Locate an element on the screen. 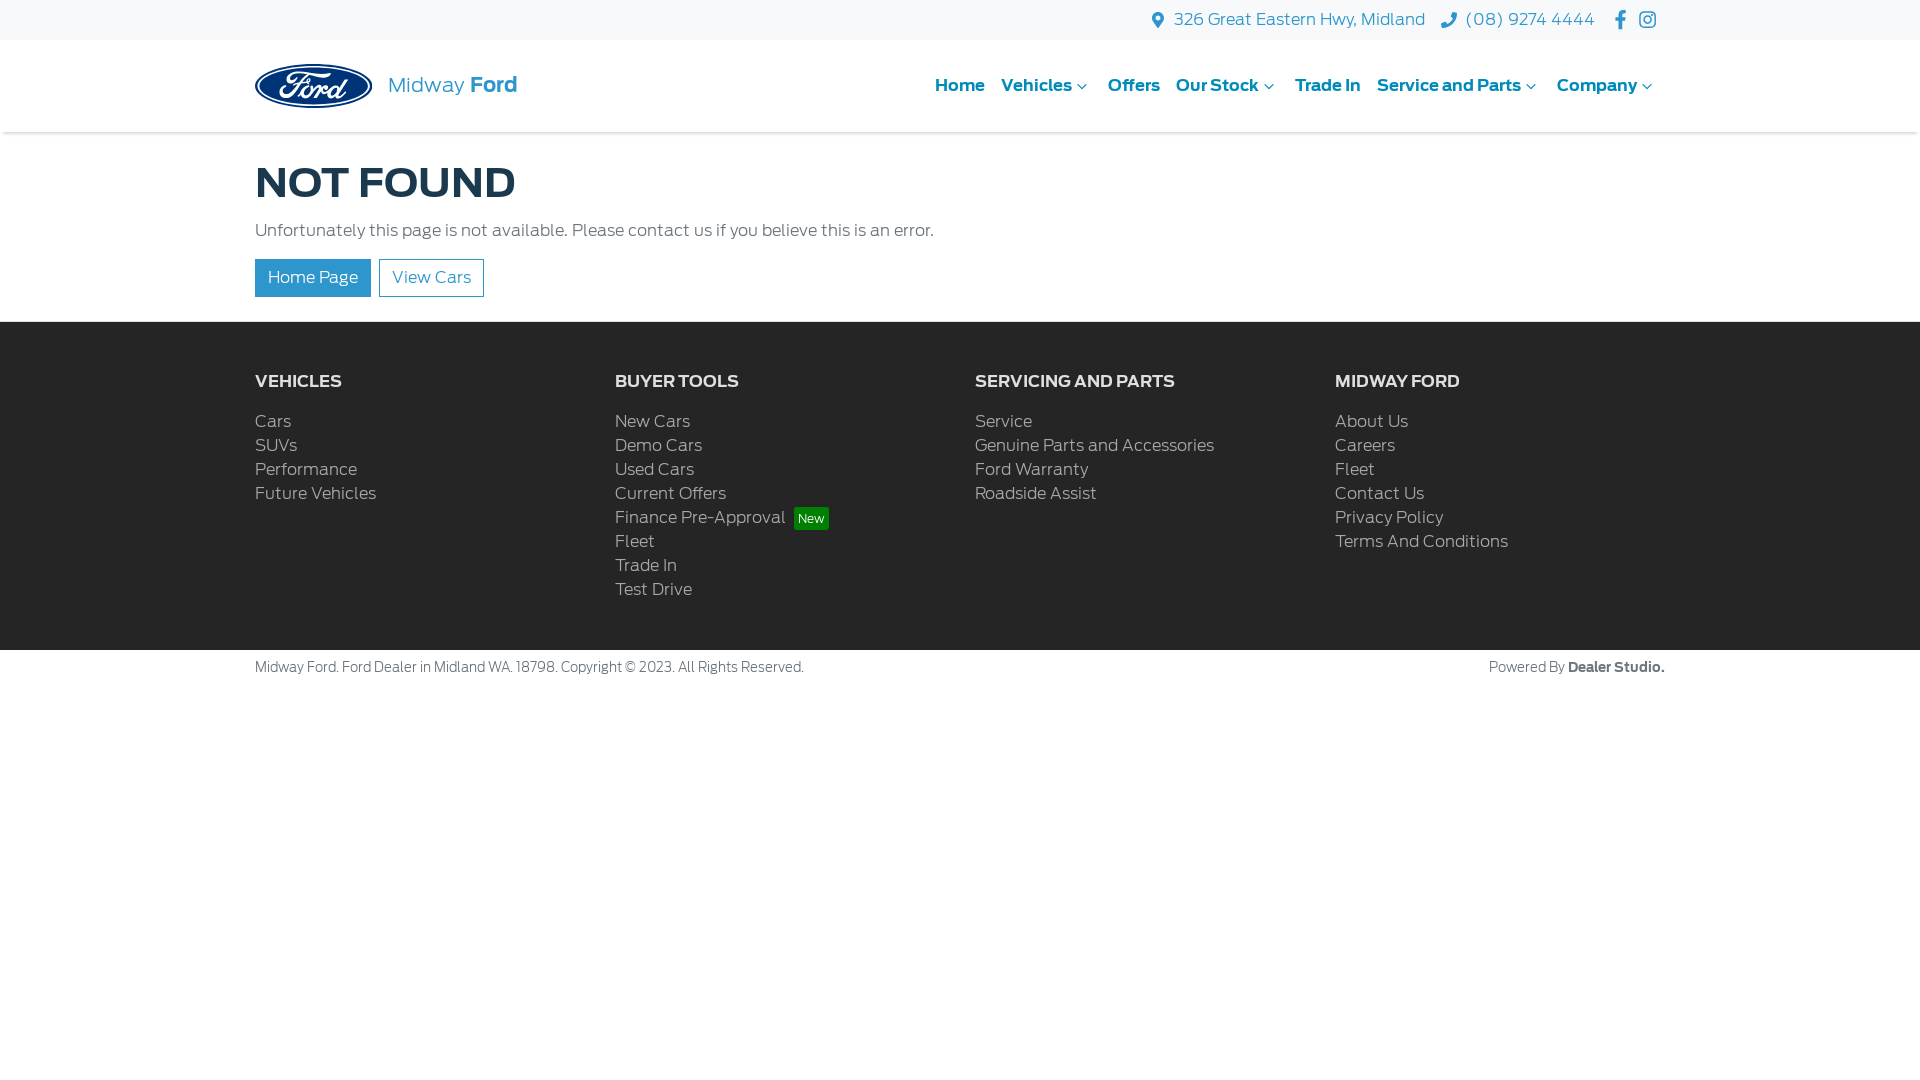  'About Us' is located at coordinates (1370, 420).